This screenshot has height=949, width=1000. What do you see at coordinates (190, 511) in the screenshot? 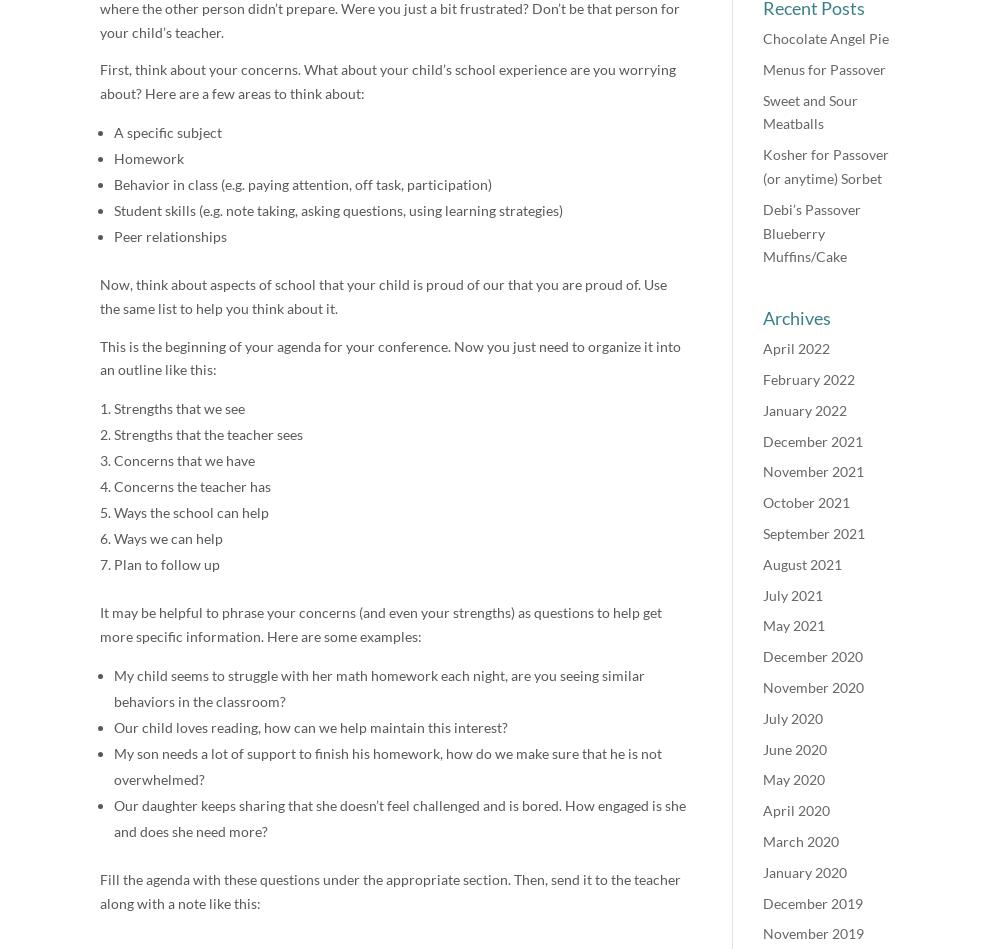
I see `'Ways the school can help'` at bounding box center [190, 511].